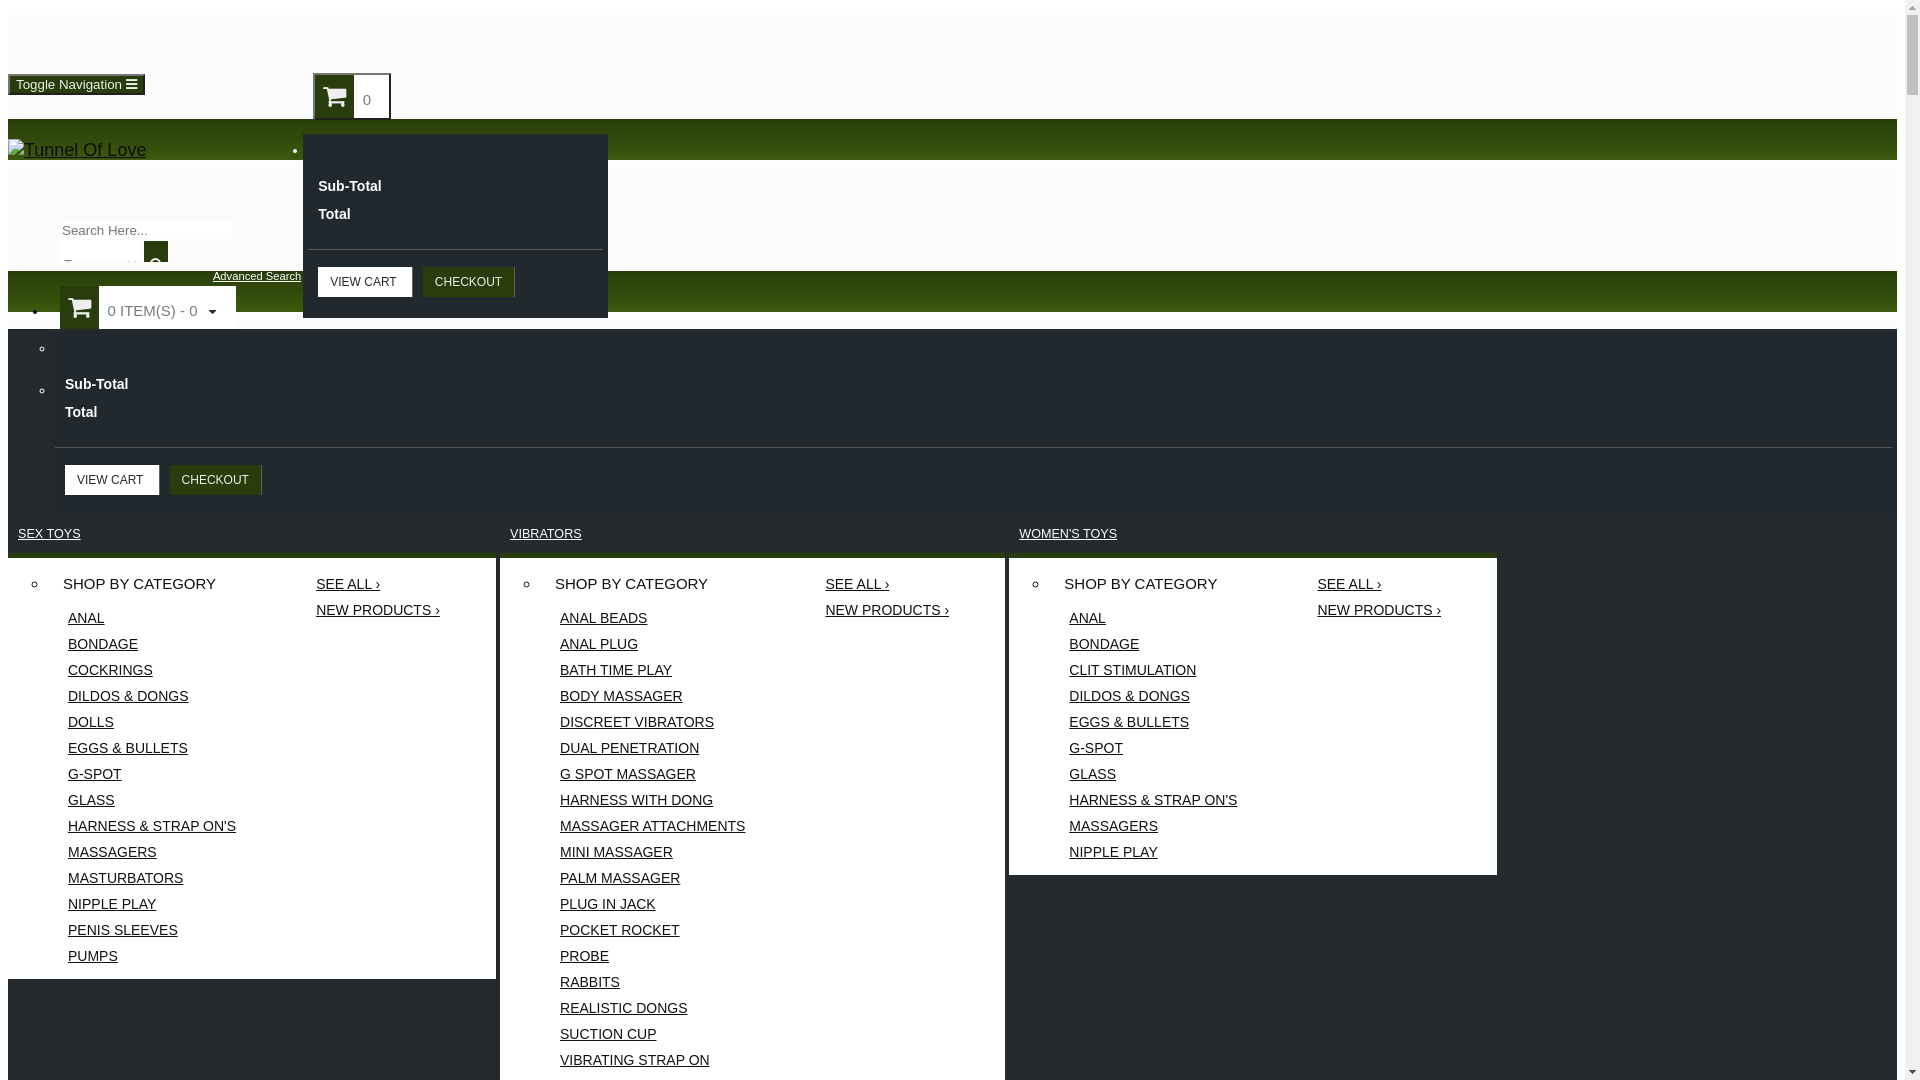 This screenshot has height=1080, width=1920. I want to click on 'SEX TOYS', so click(49, 532).